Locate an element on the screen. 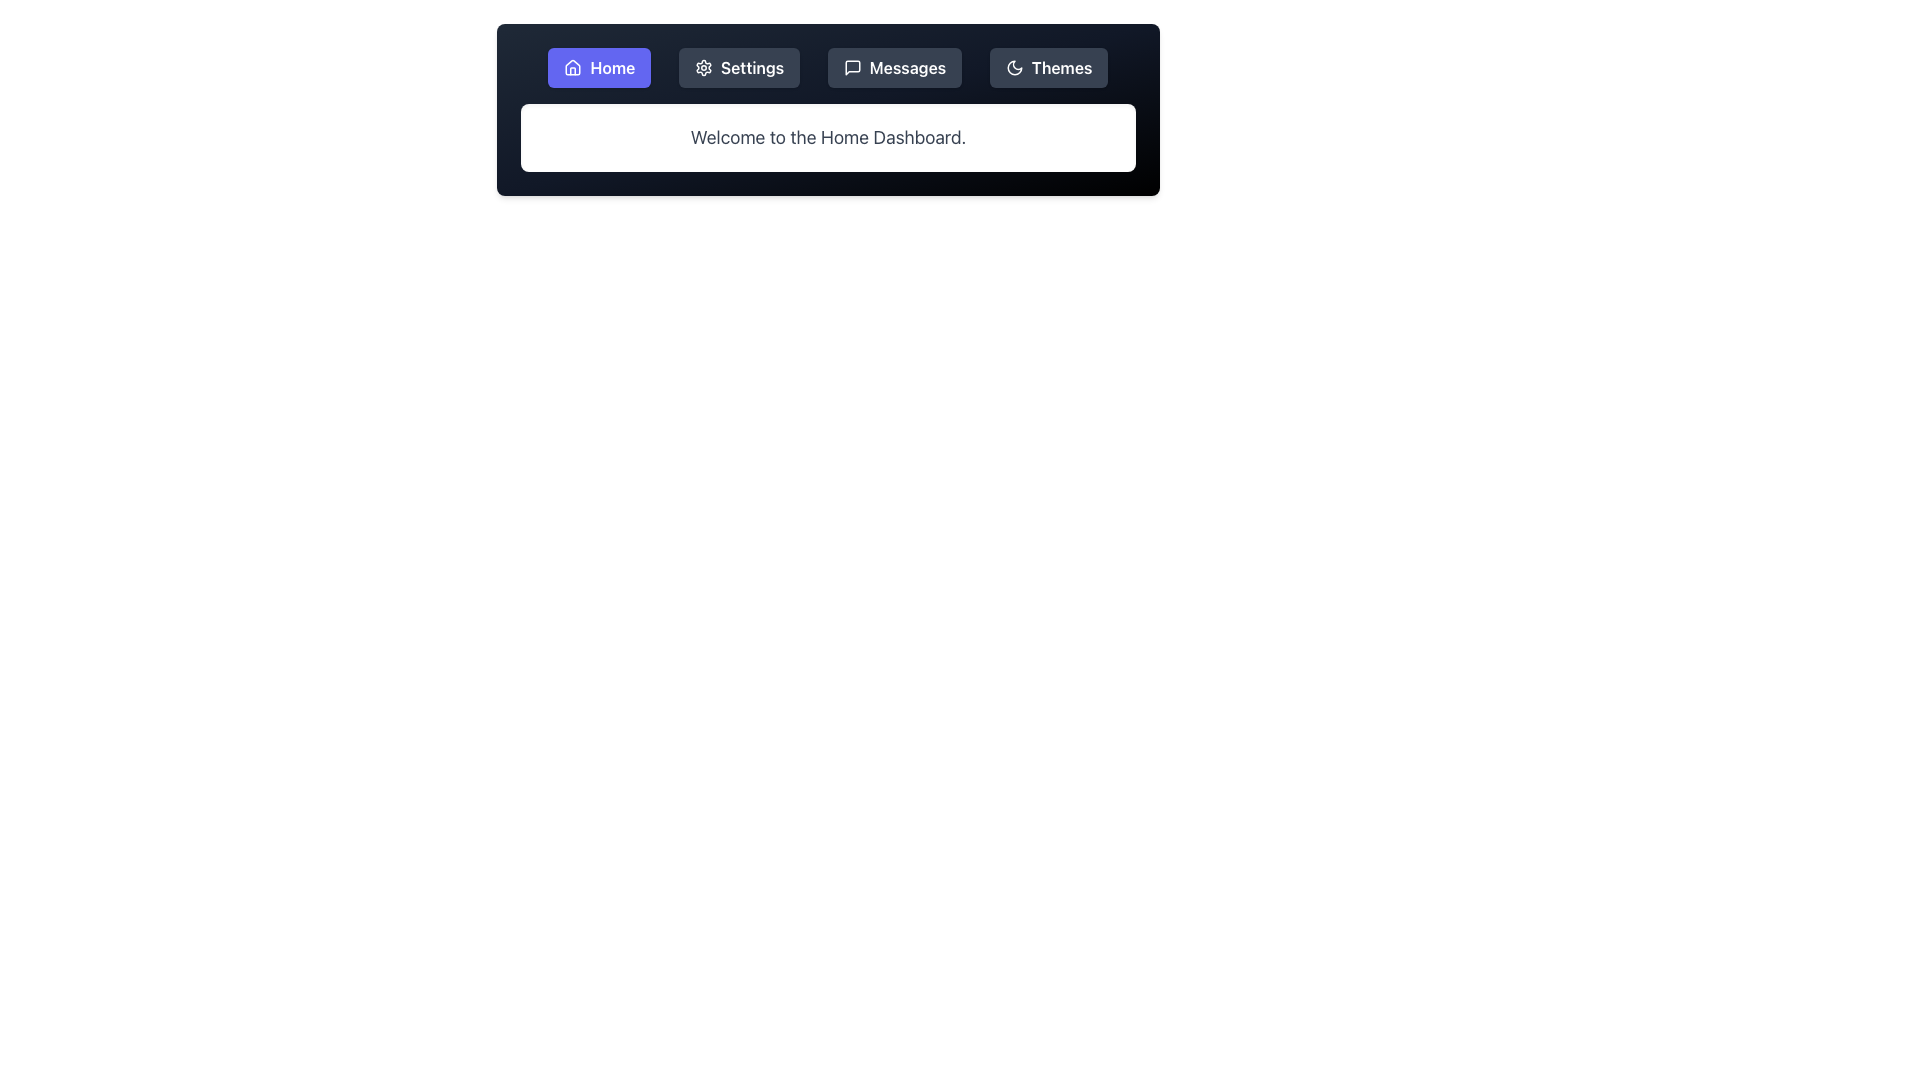 The width and height of the screenshot is (1920, 1080). the 'Settings' button, which has a dark gray background and white font is located at coordinates (738, 67).